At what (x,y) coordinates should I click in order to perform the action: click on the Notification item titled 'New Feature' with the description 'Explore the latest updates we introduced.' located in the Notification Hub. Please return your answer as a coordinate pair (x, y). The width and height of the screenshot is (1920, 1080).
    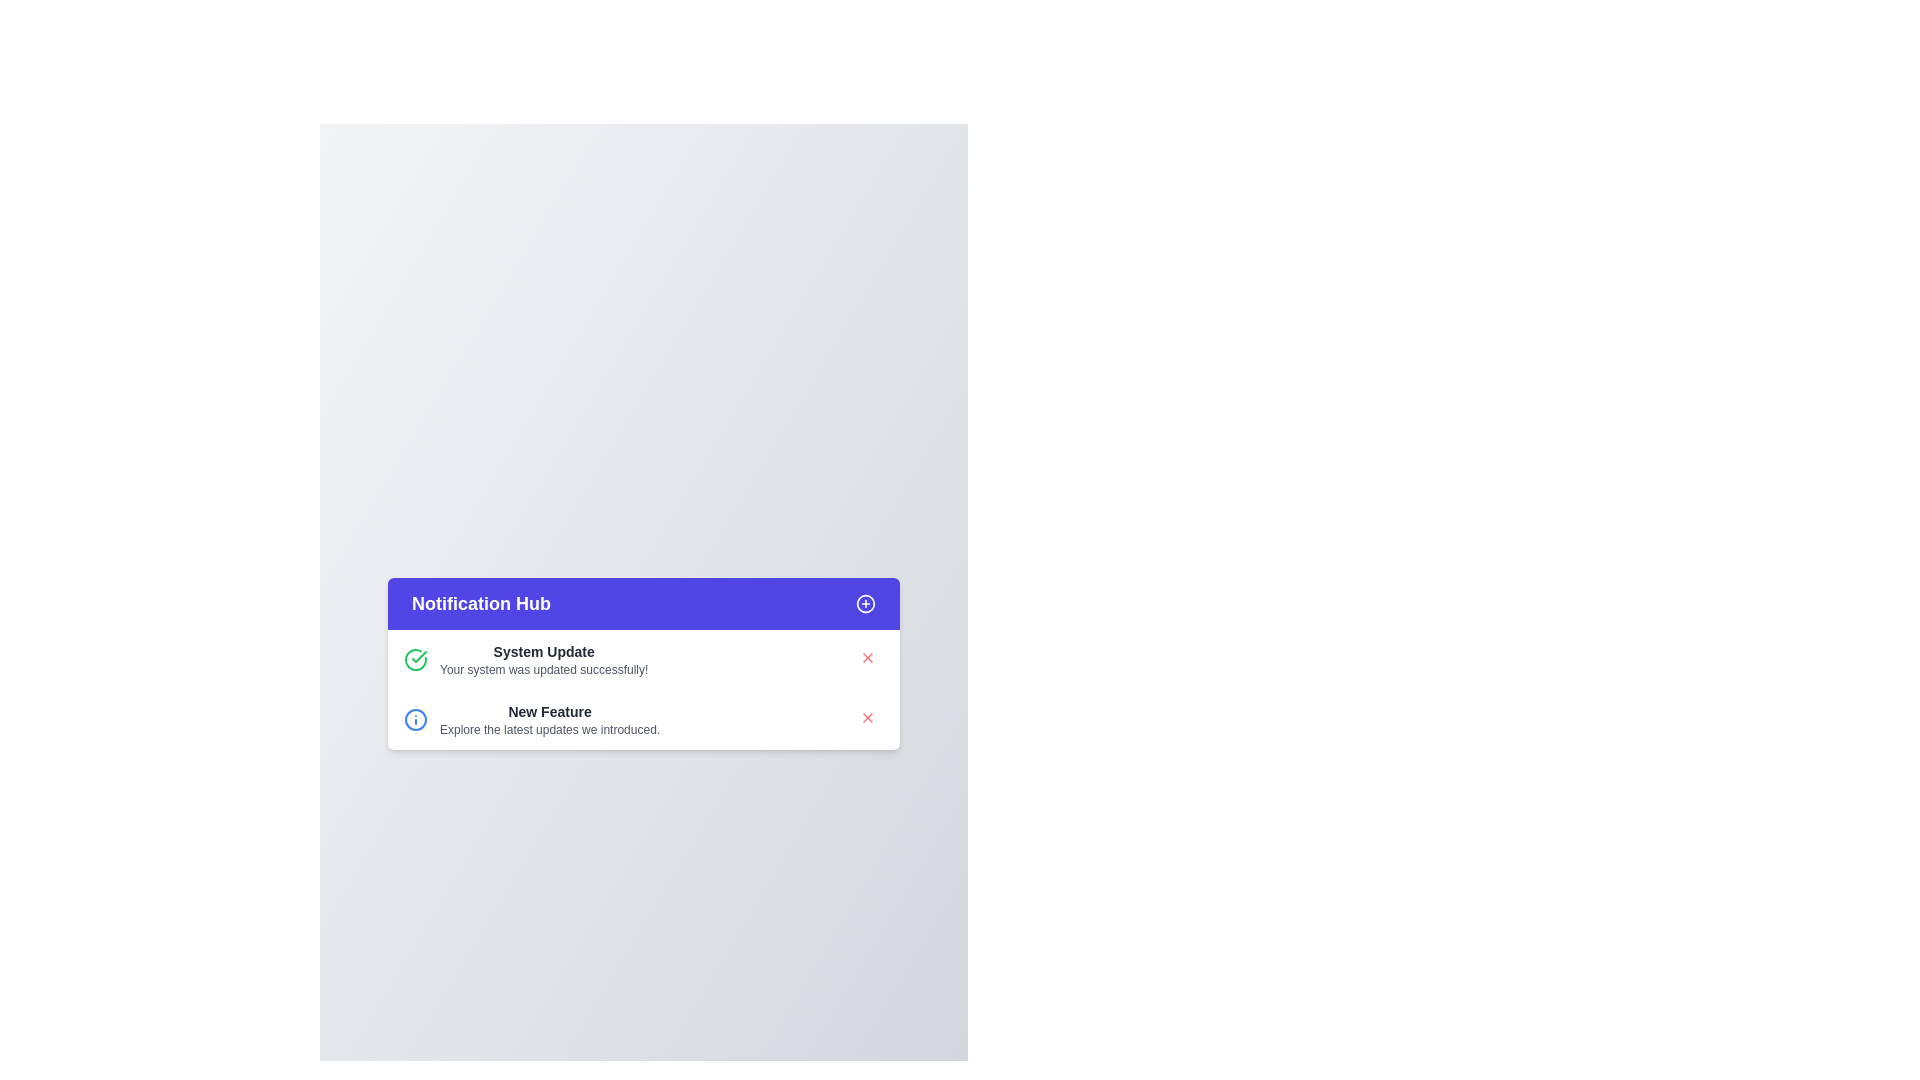
    Looking at the image, I should click on (532, 720).